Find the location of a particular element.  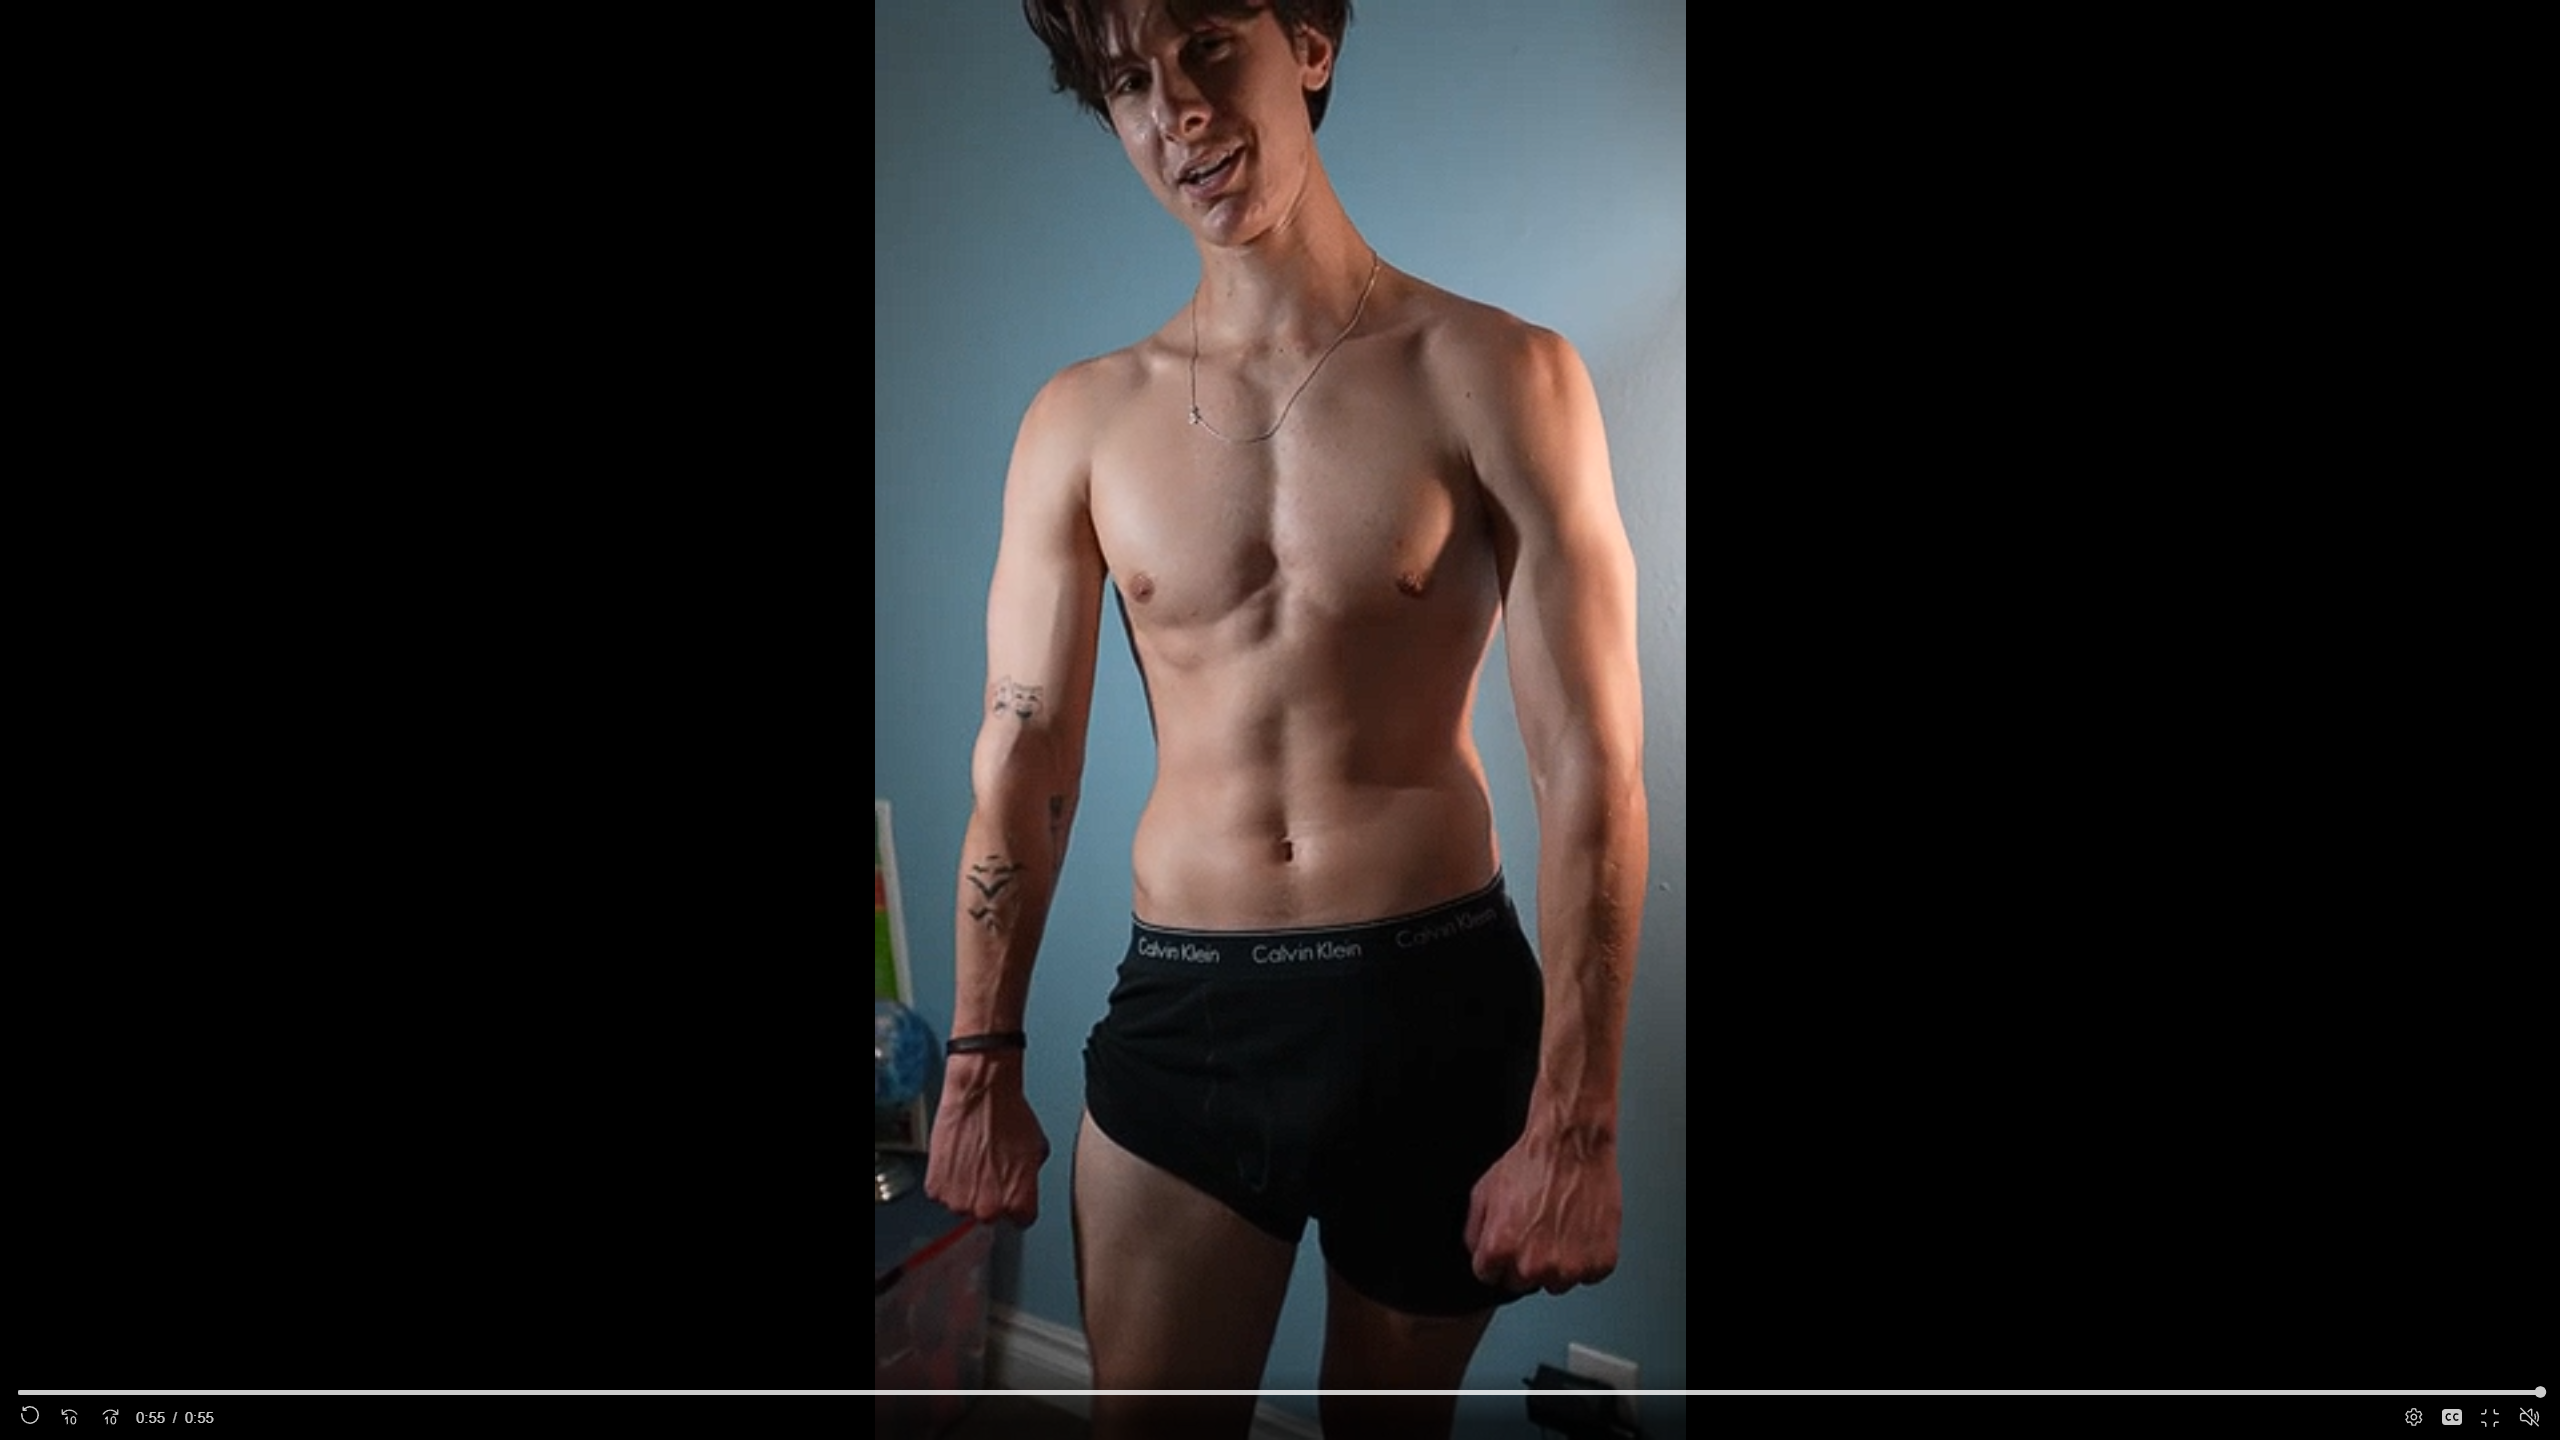

'Unmute' is located at coordinates (2528, 1416).